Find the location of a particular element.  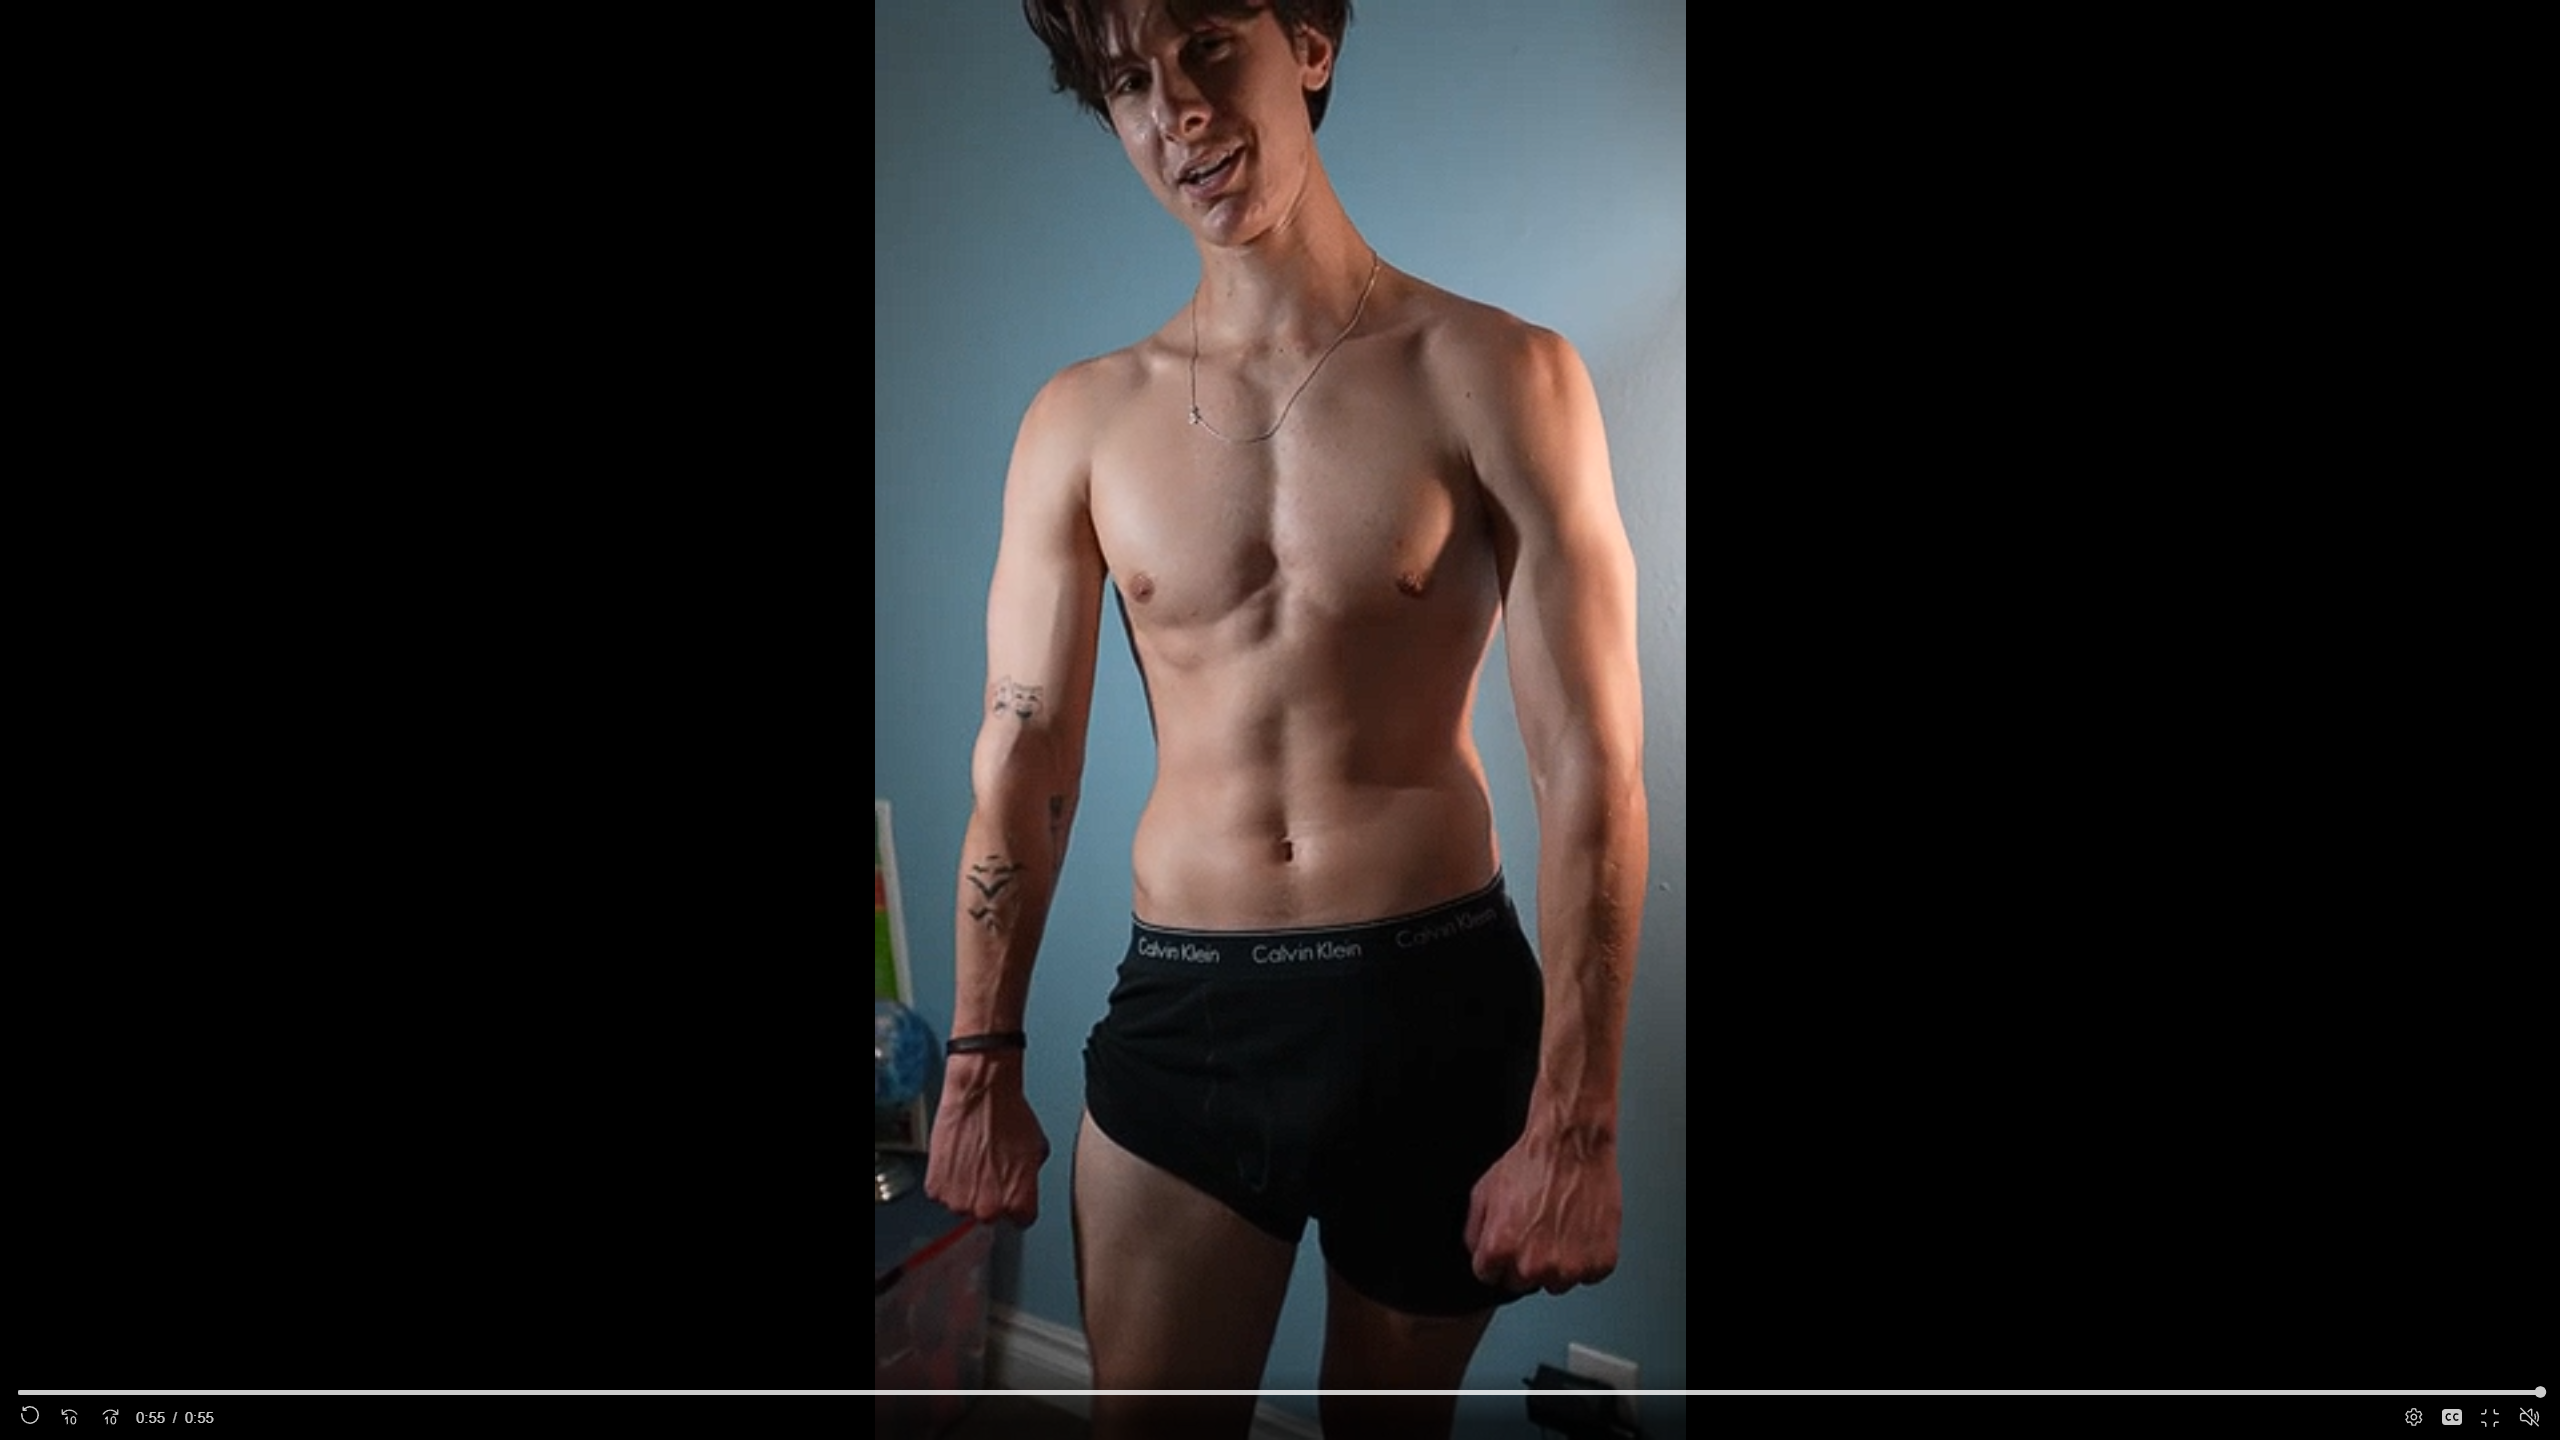

'Unmute' is located at coordinates (2528, 1416).